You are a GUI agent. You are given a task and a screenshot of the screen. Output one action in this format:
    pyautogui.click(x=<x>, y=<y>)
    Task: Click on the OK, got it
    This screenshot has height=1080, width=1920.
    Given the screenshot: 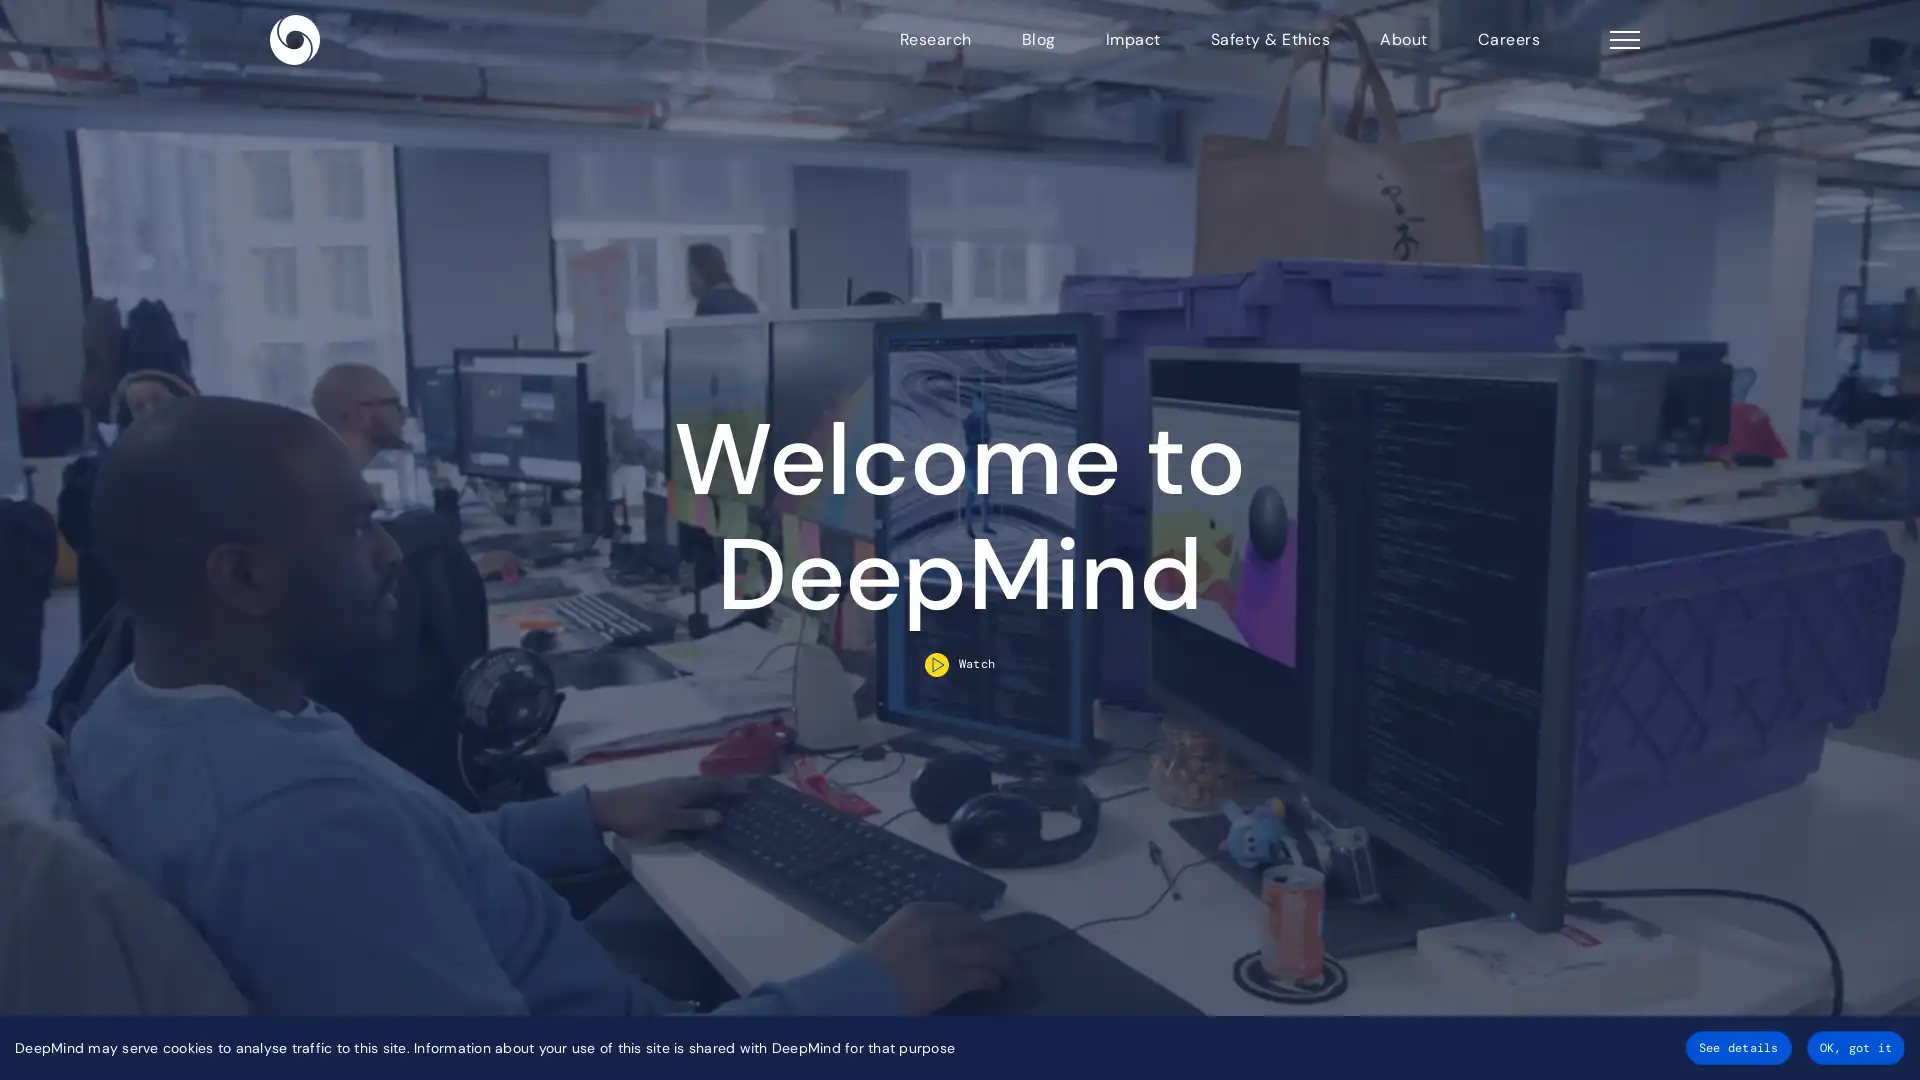 What is the action you would take?
    pyautogui.click(x=1854, y=1047)
    